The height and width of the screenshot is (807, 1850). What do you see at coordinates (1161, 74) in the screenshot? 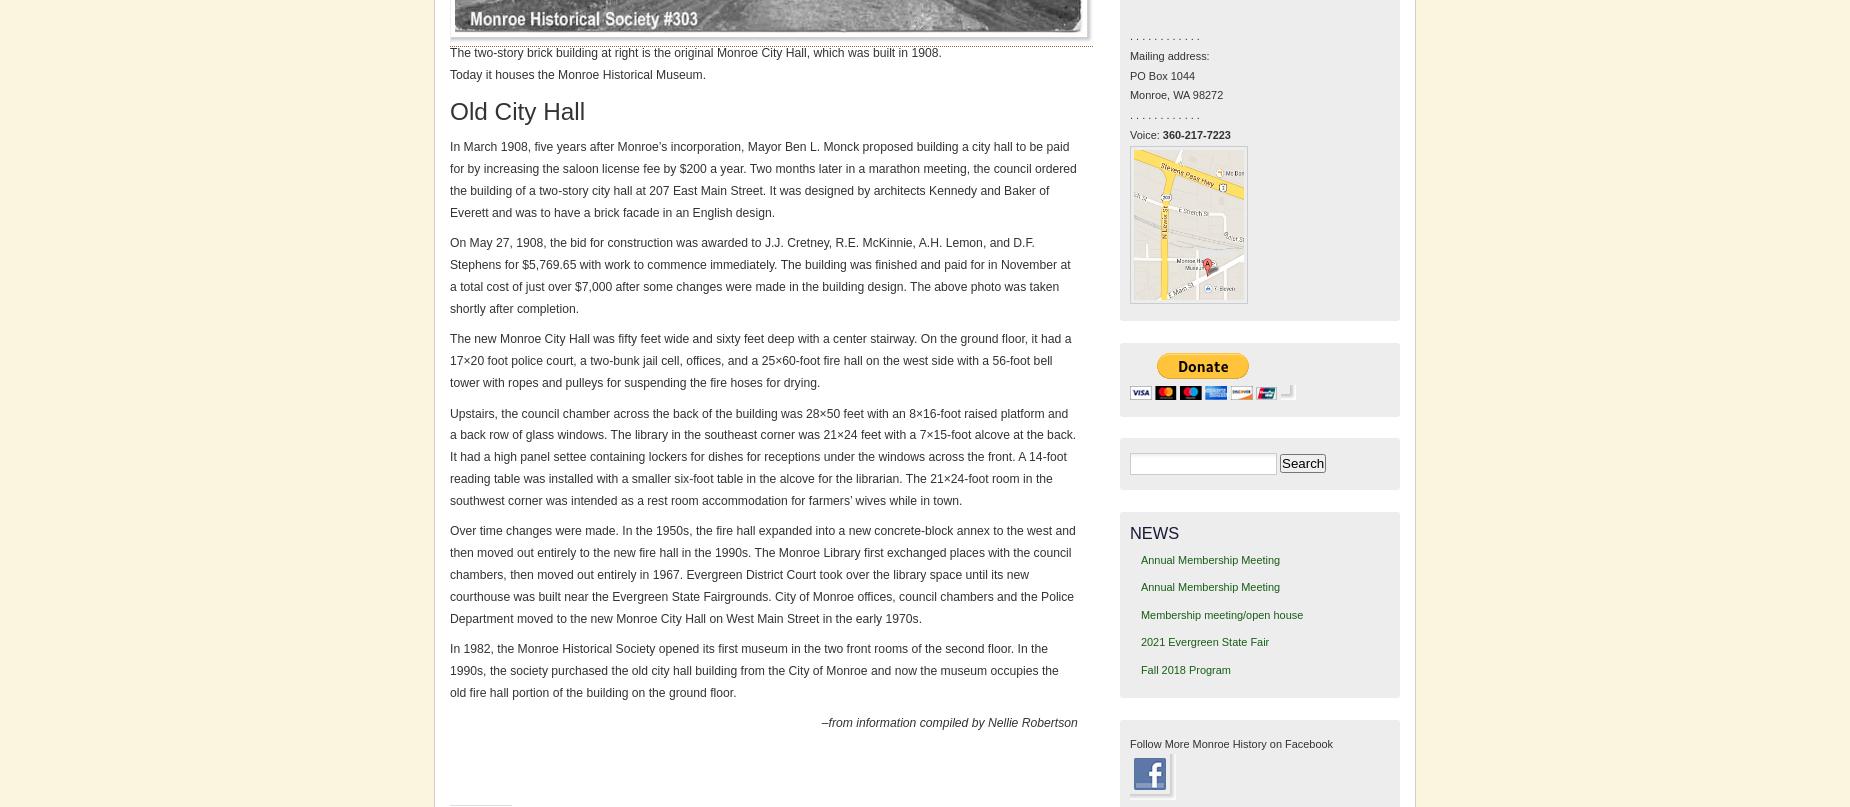
I see `'PO Box 1044'` at bounding box center [1161, 74].